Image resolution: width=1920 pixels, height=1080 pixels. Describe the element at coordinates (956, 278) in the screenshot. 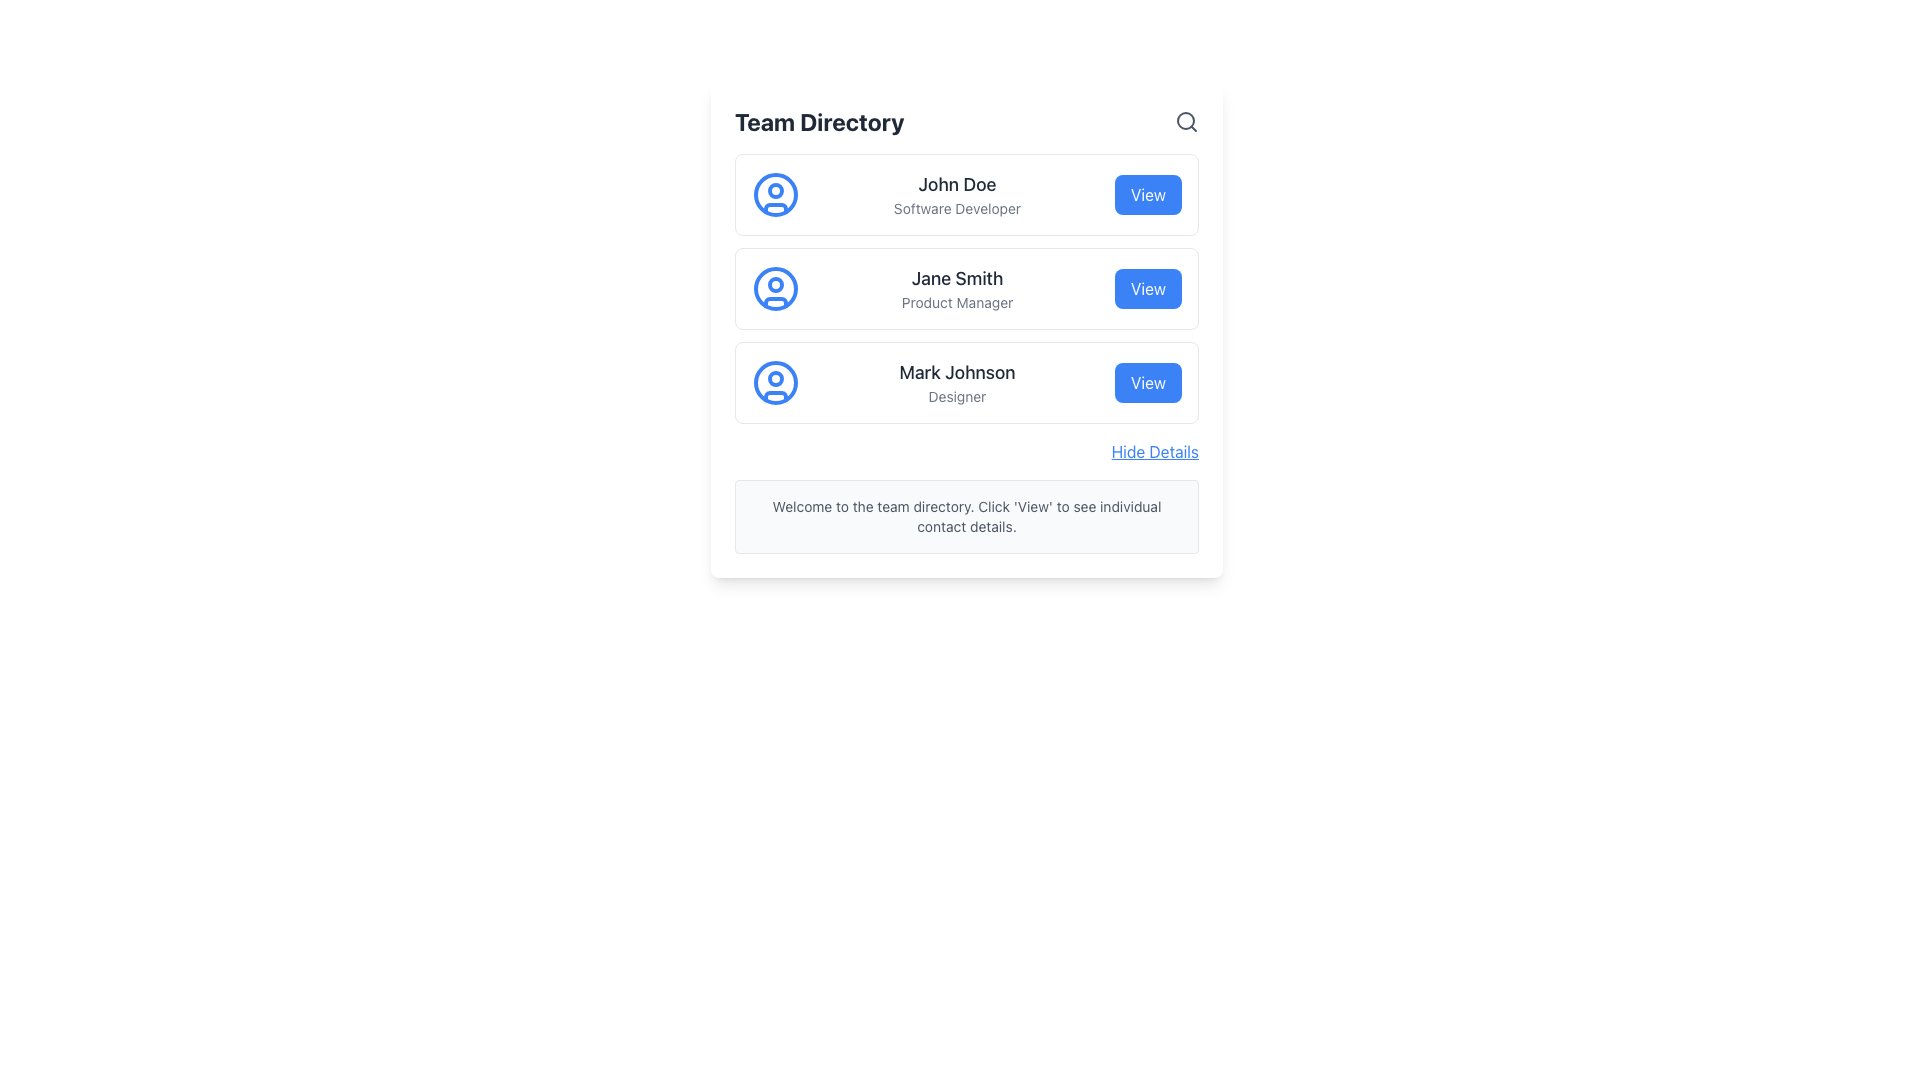

I see `the text label displaying 'Jane Smith' to potentially reveal a tooltip` at that location.